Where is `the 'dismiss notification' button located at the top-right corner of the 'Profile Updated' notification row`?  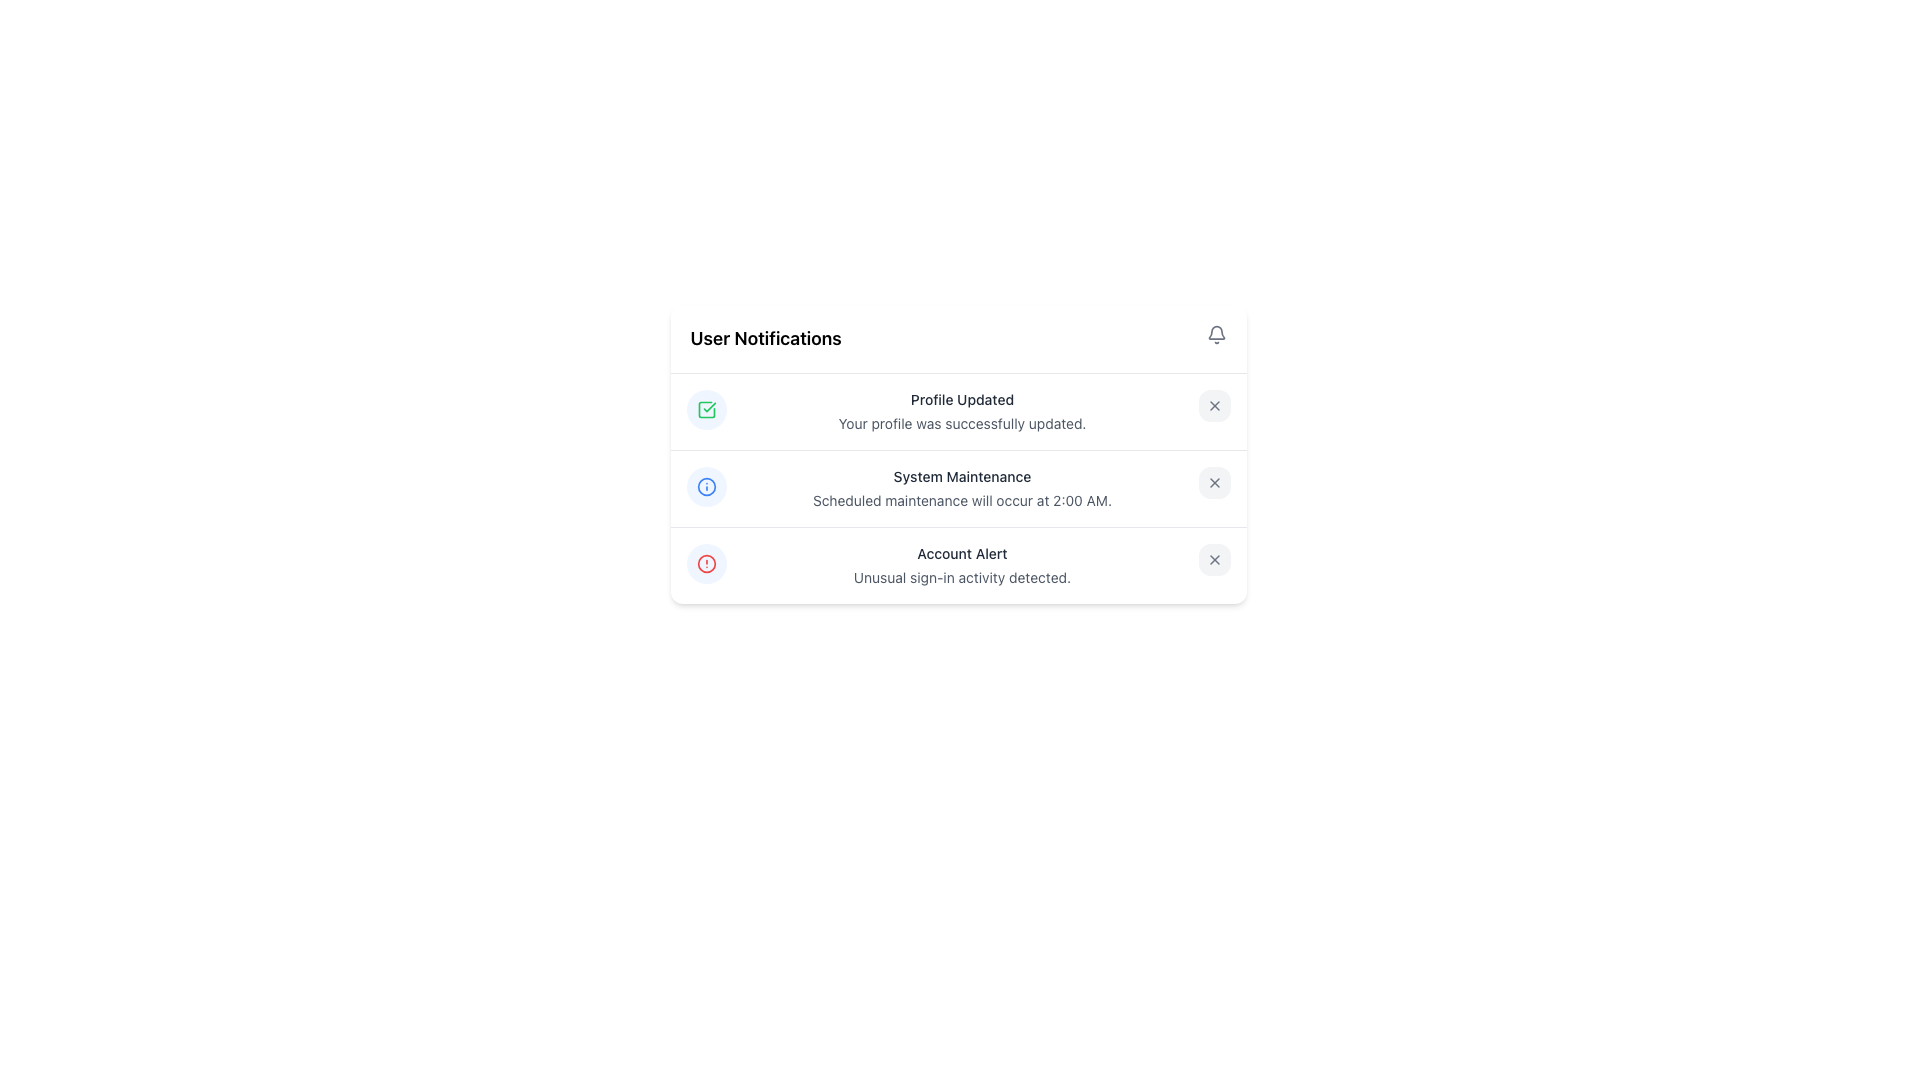
the 'dismiss notification' button located at the top-right corner of the 'Profile Updated' notification row is located at coordinates (1213, 405).